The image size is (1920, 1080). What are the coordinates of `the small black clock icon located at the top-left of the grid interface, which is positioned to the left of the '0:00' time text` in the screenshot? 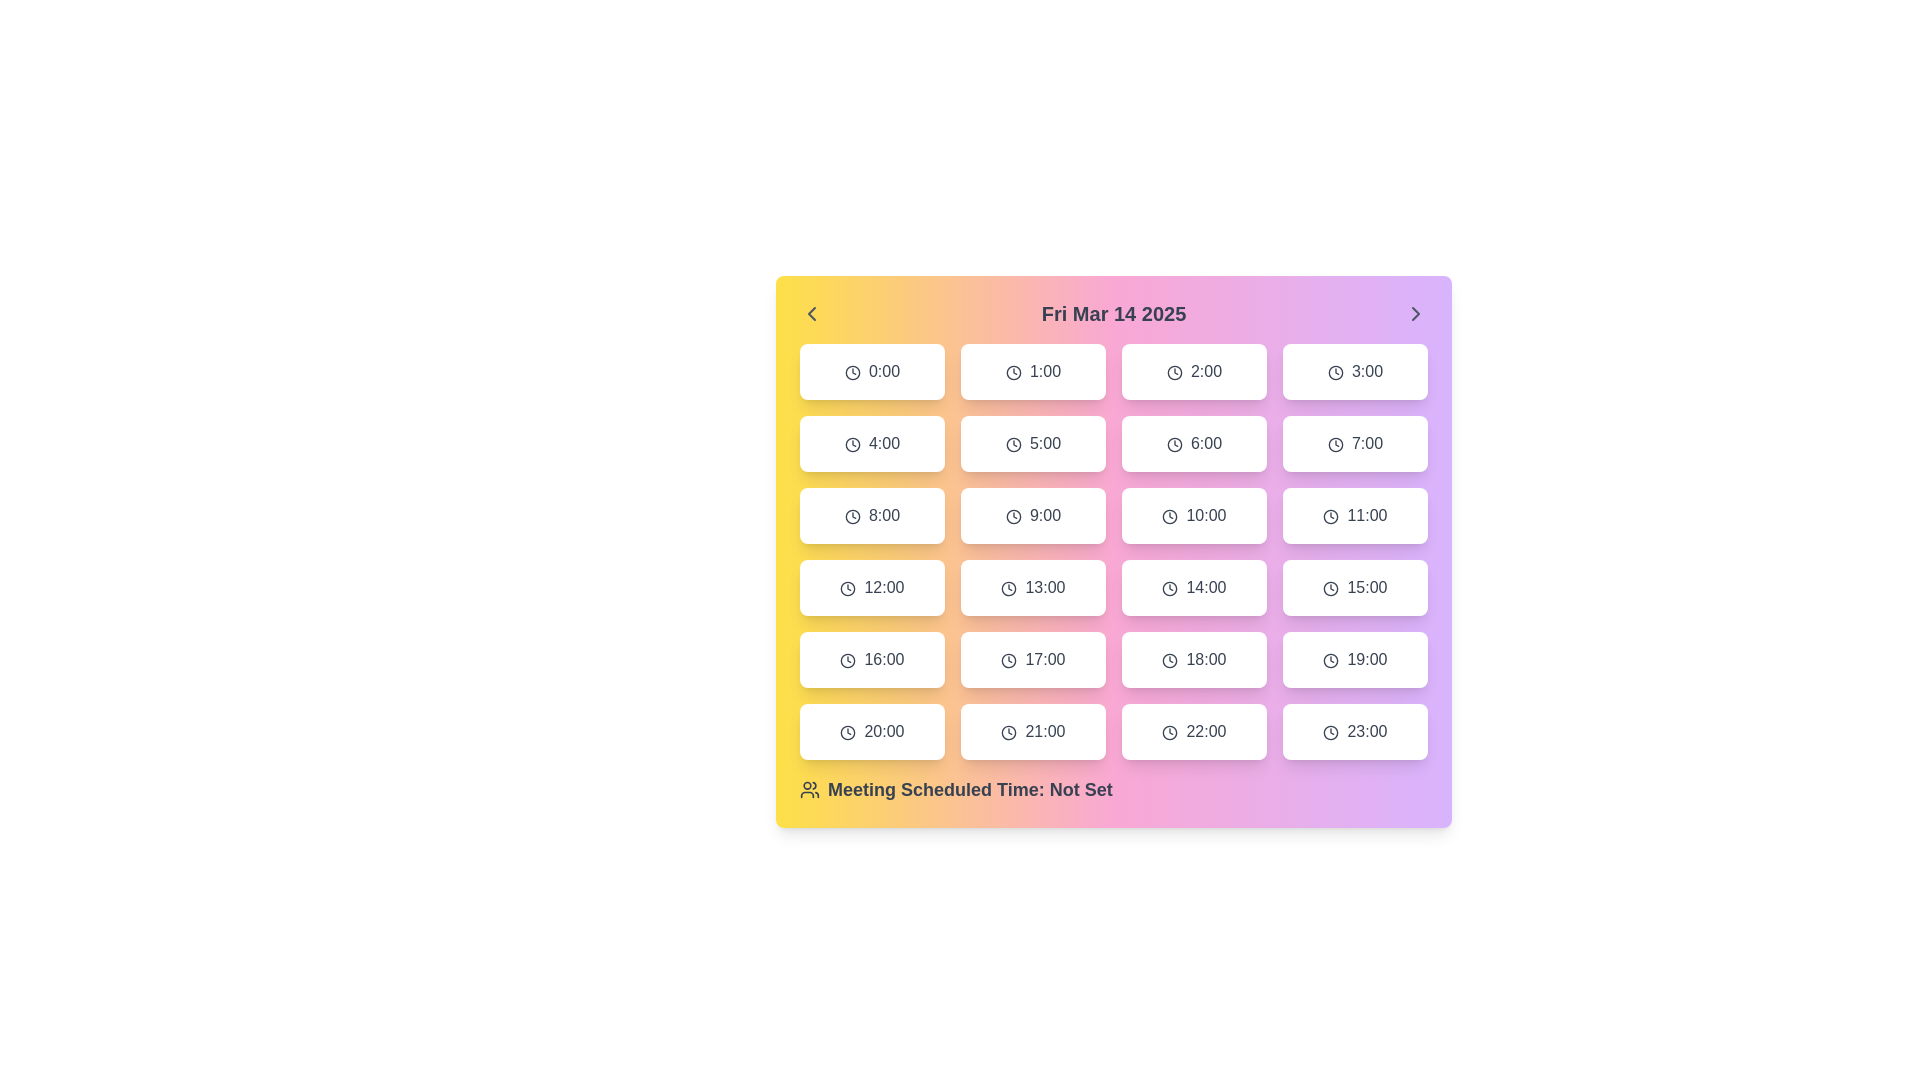 It's located at (852, 372).